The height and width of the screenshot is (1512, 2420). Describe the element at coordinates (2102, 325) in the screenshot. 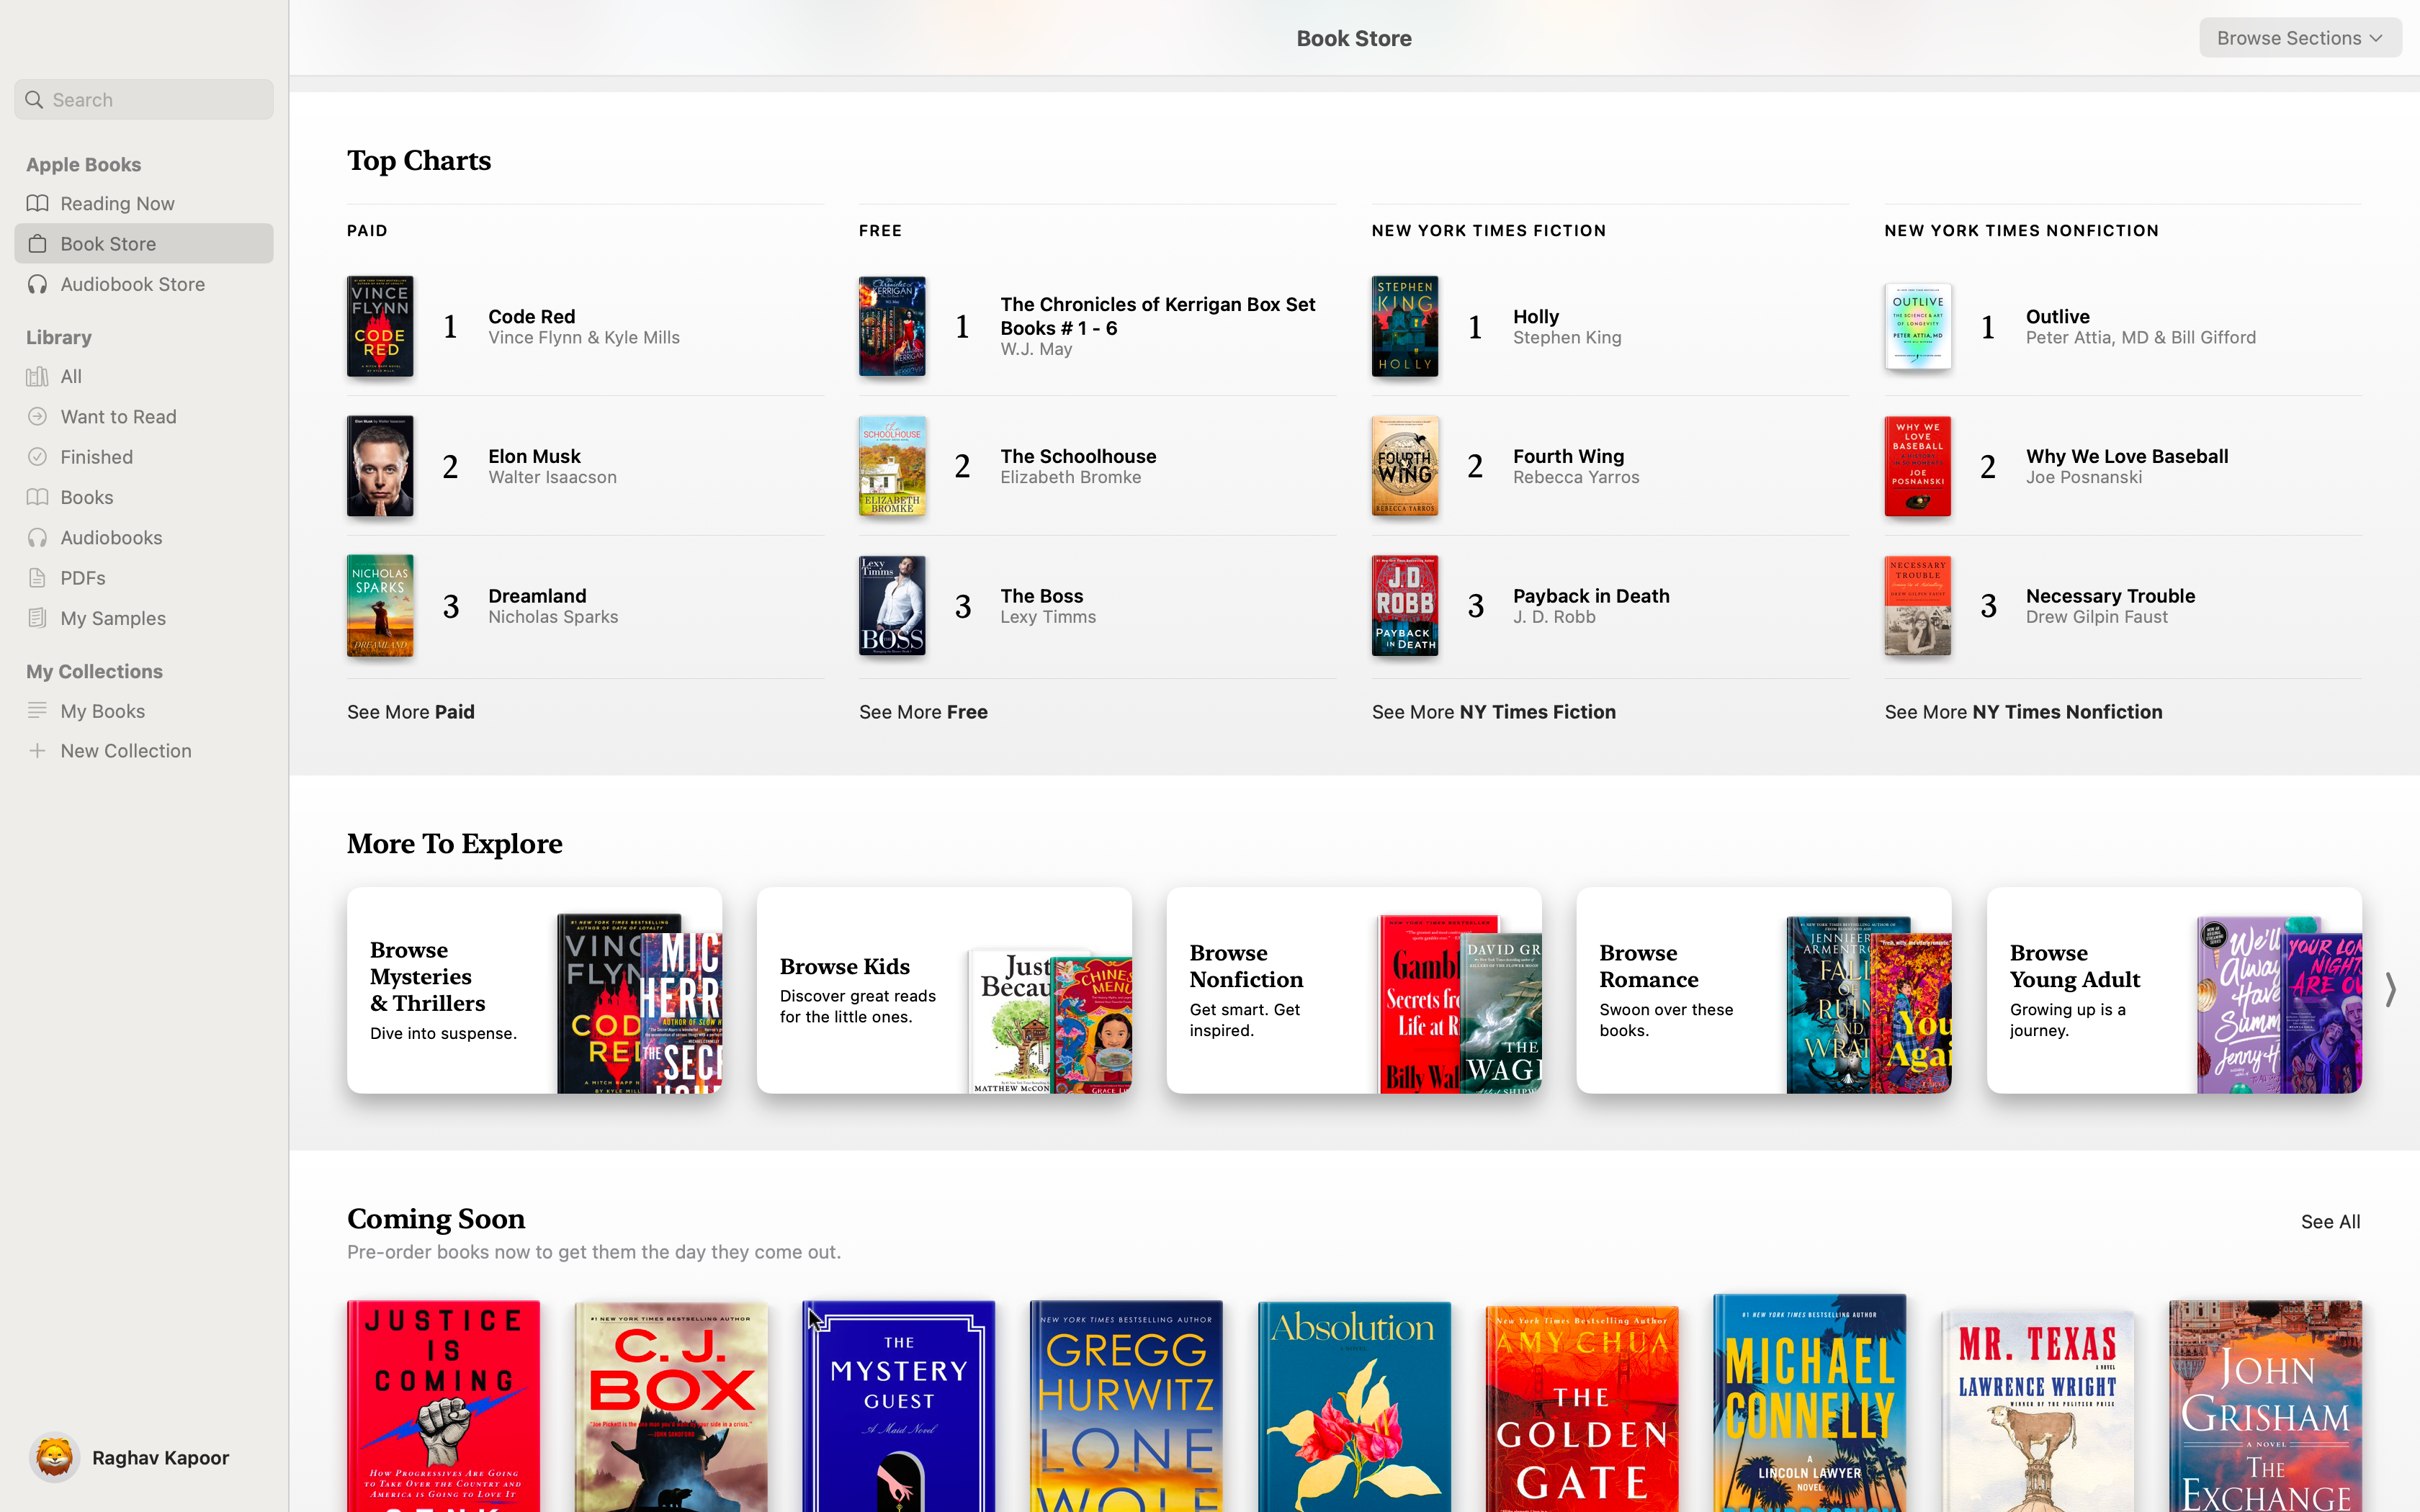

I see `Read "Outlive" from NY Times Notifications` at that location.